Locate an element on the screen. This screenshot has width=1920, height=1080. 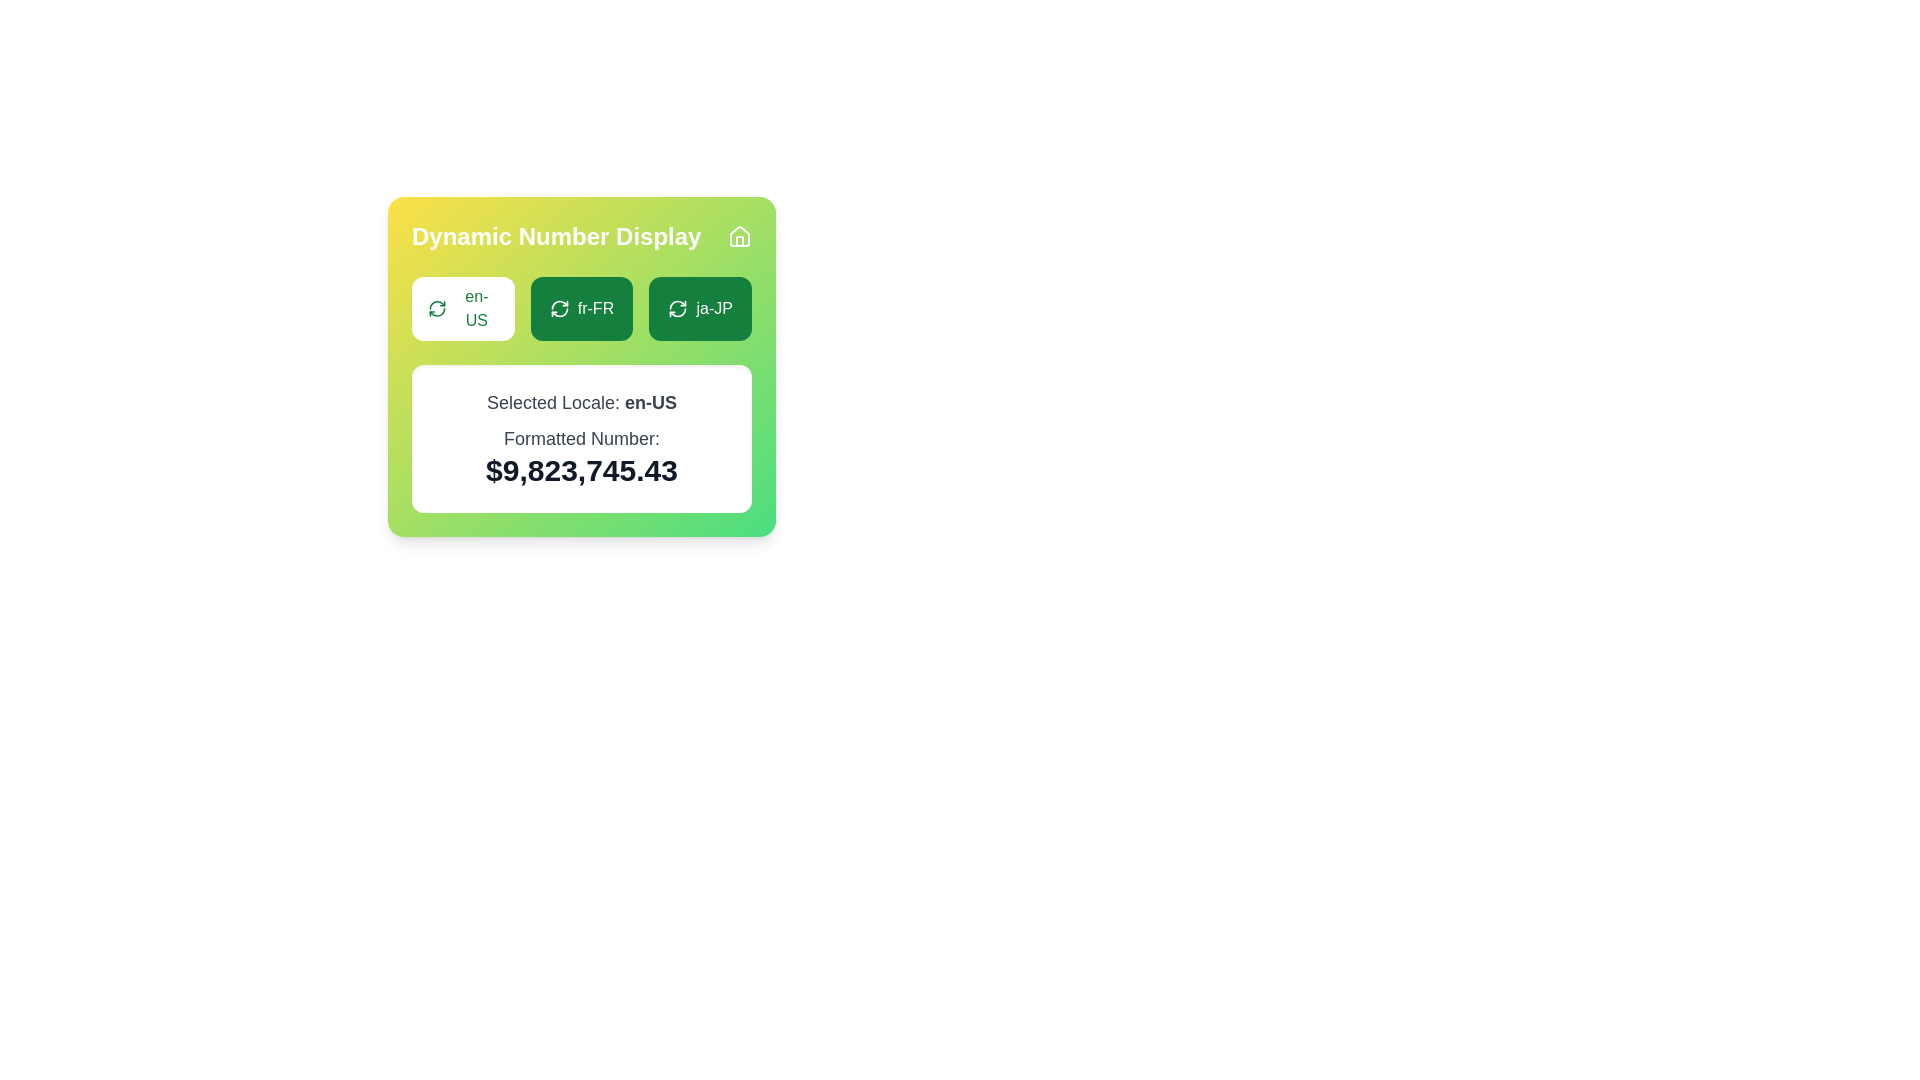
information displayed in the informational box that shows 'Selected Locale: en-US' and '$9,823,745.43' is located at coordinates (580, 438).